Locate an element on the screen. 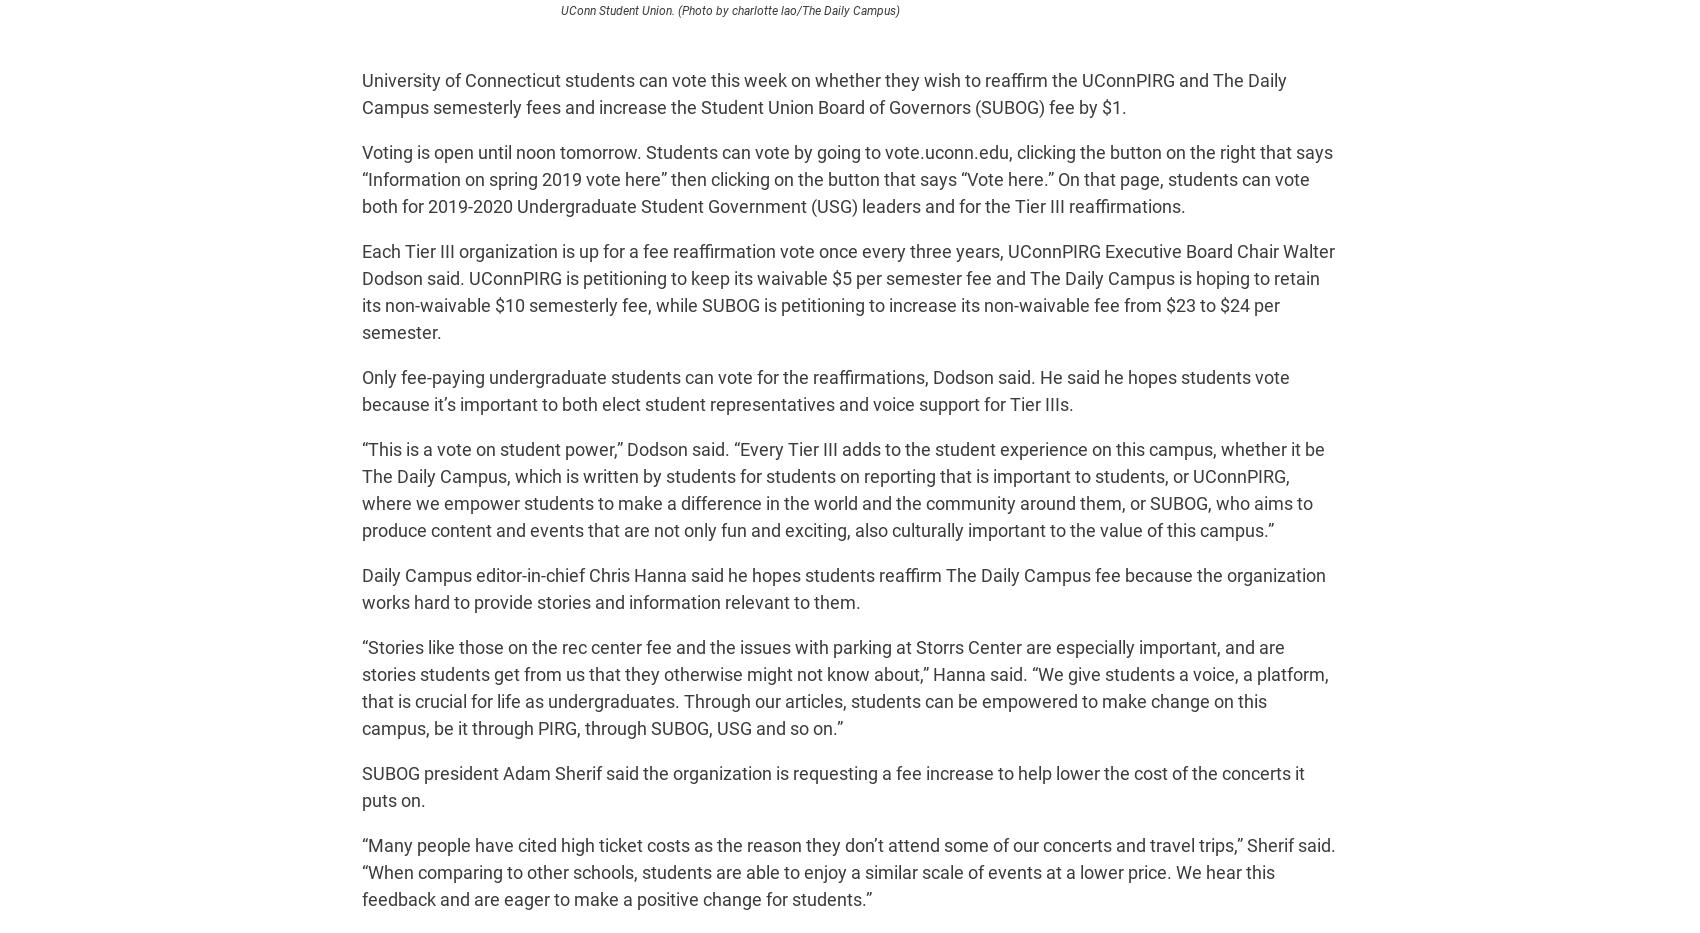  'SUBOG president Adam Sherif said the organization is requesting a fee increase to help lower the cost of the concerts it puts on.' is located at coordinates (832, 786).